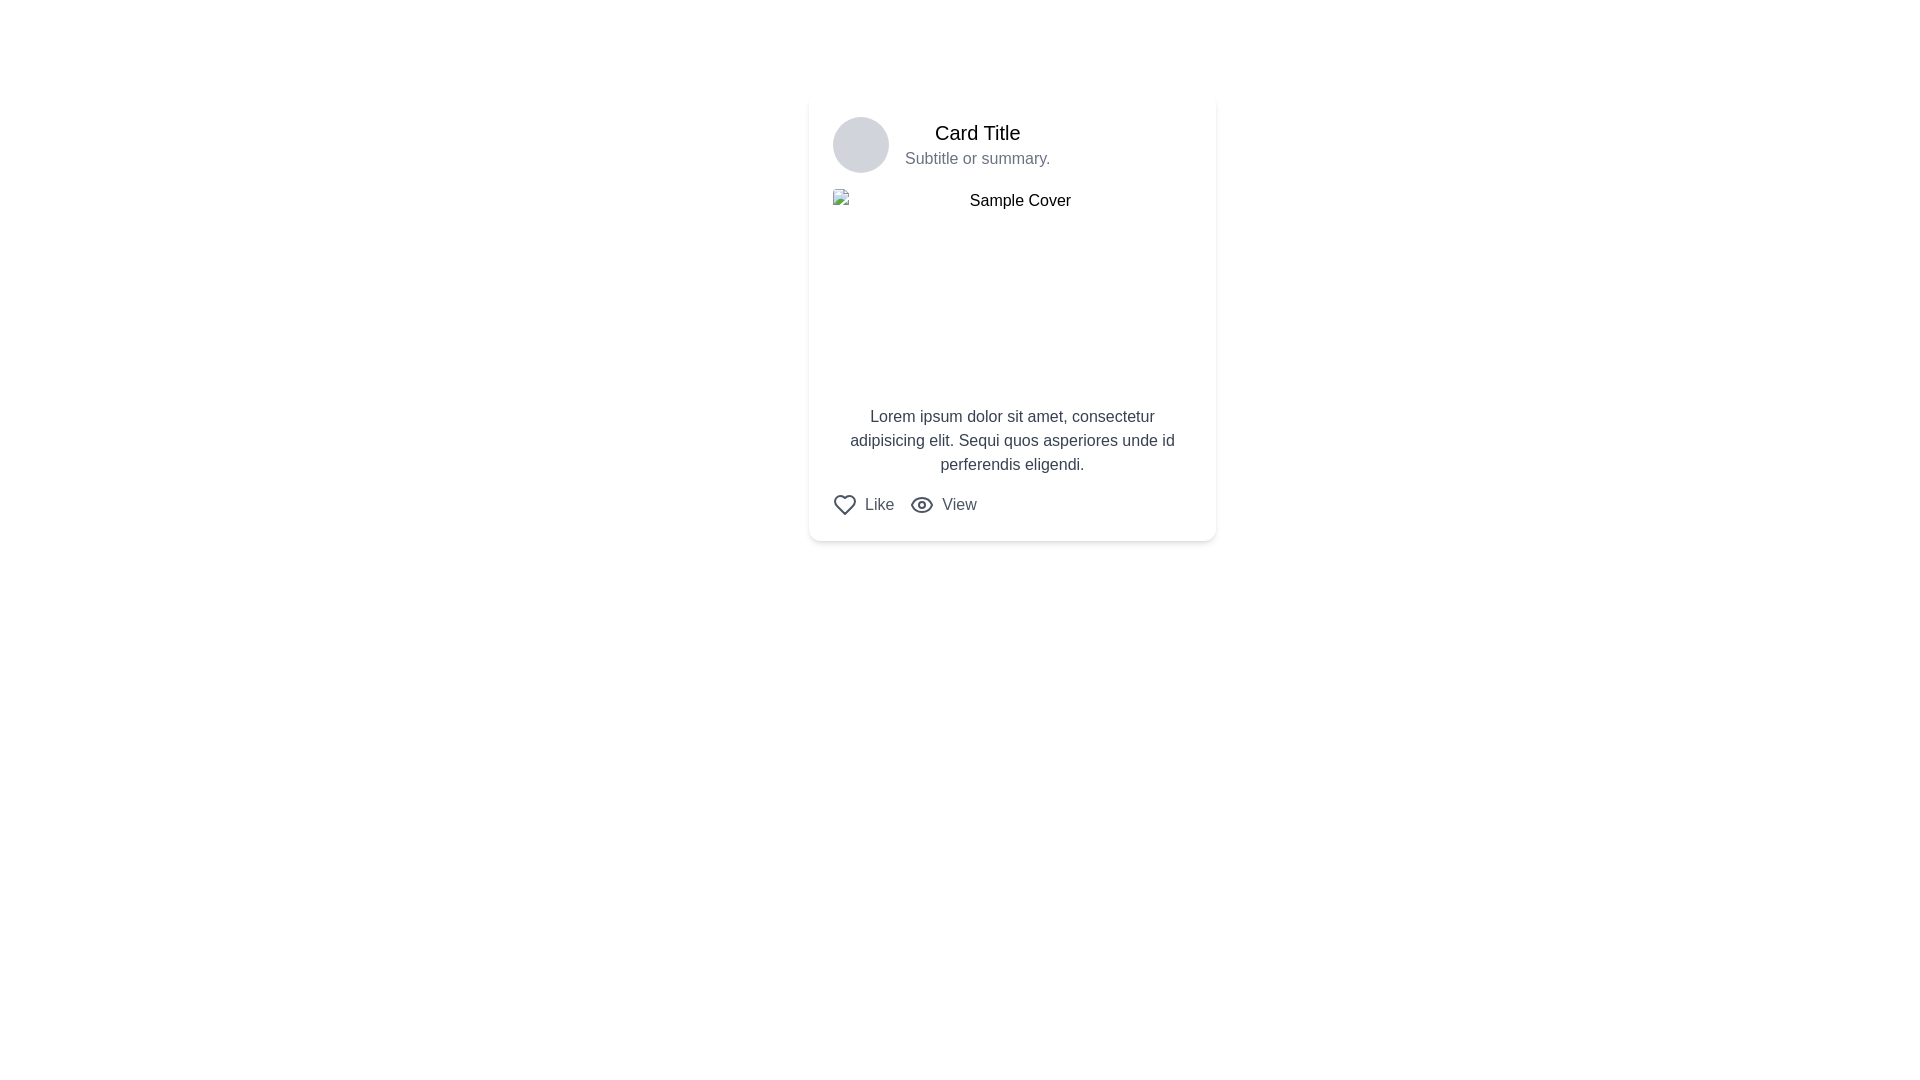 The width and height of the screenshot is (1920, 1080). What do you see at coordinates (863, 504) in the screenshot?
I see `the 'Like' button, which is the first button in a row and positioned to the right of a heart-shaped icon` at bounding box center [863, 504].